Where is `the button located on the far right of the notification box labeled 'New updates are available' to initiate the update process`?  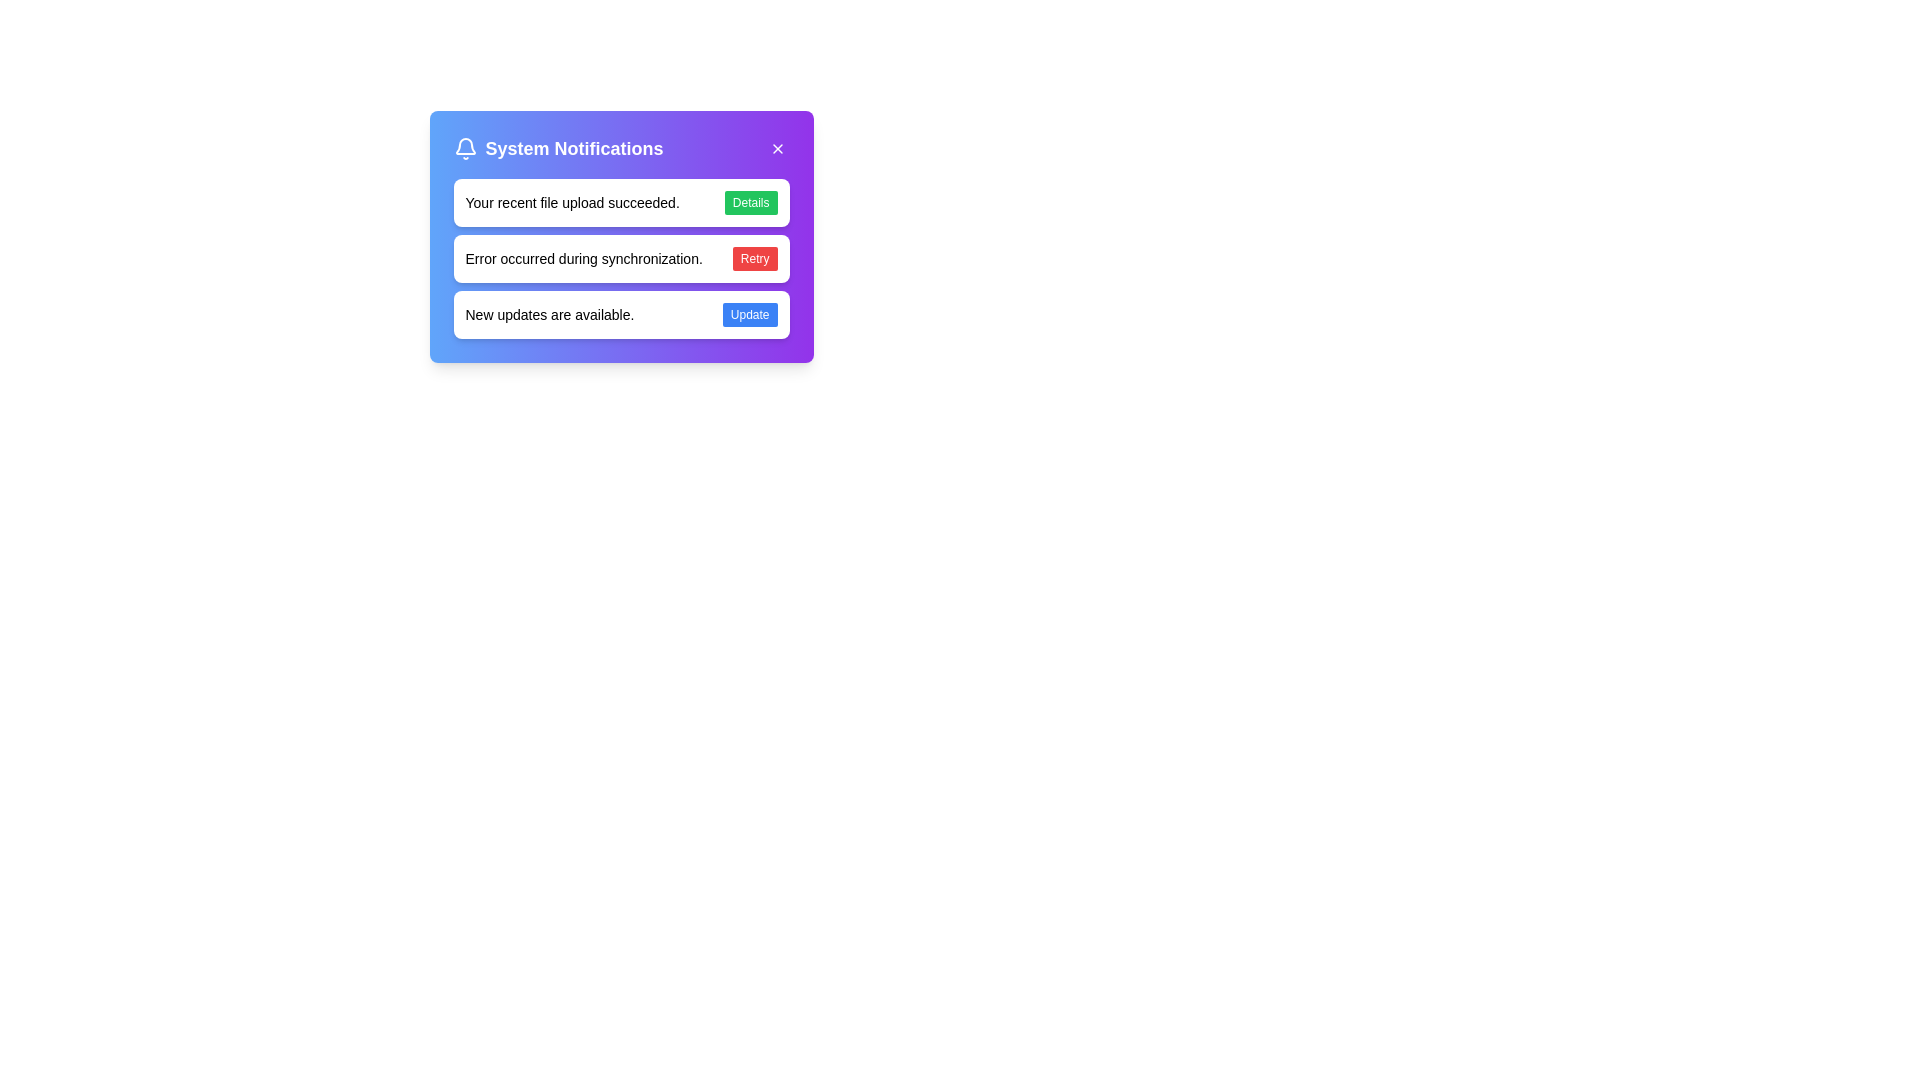 the button located on the far right of the notification box labeled 'New updates are available' to initiate the update process is located at coordinates (748, 315).